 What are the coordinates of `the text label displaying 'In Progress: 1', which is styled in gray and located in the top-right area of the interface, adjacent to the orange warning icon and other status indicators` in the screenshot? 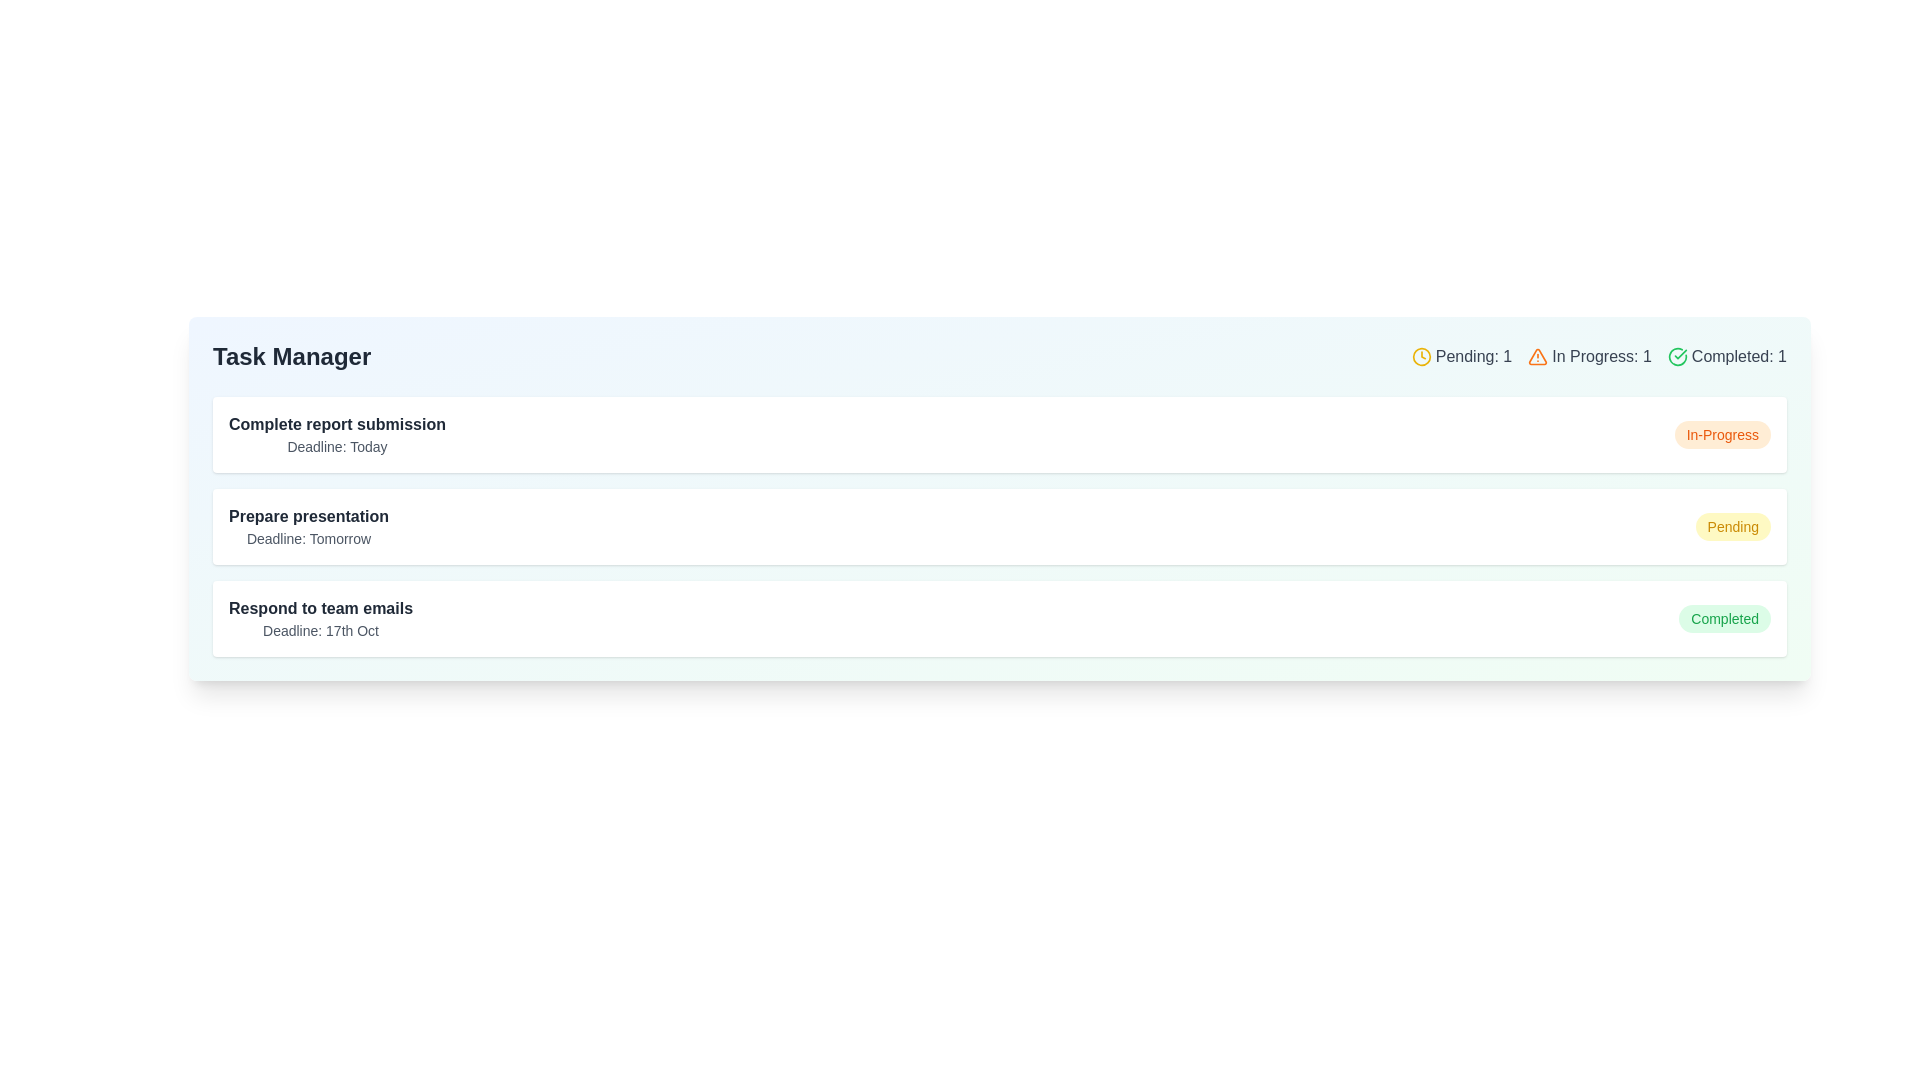 It's located at (1602, 356).